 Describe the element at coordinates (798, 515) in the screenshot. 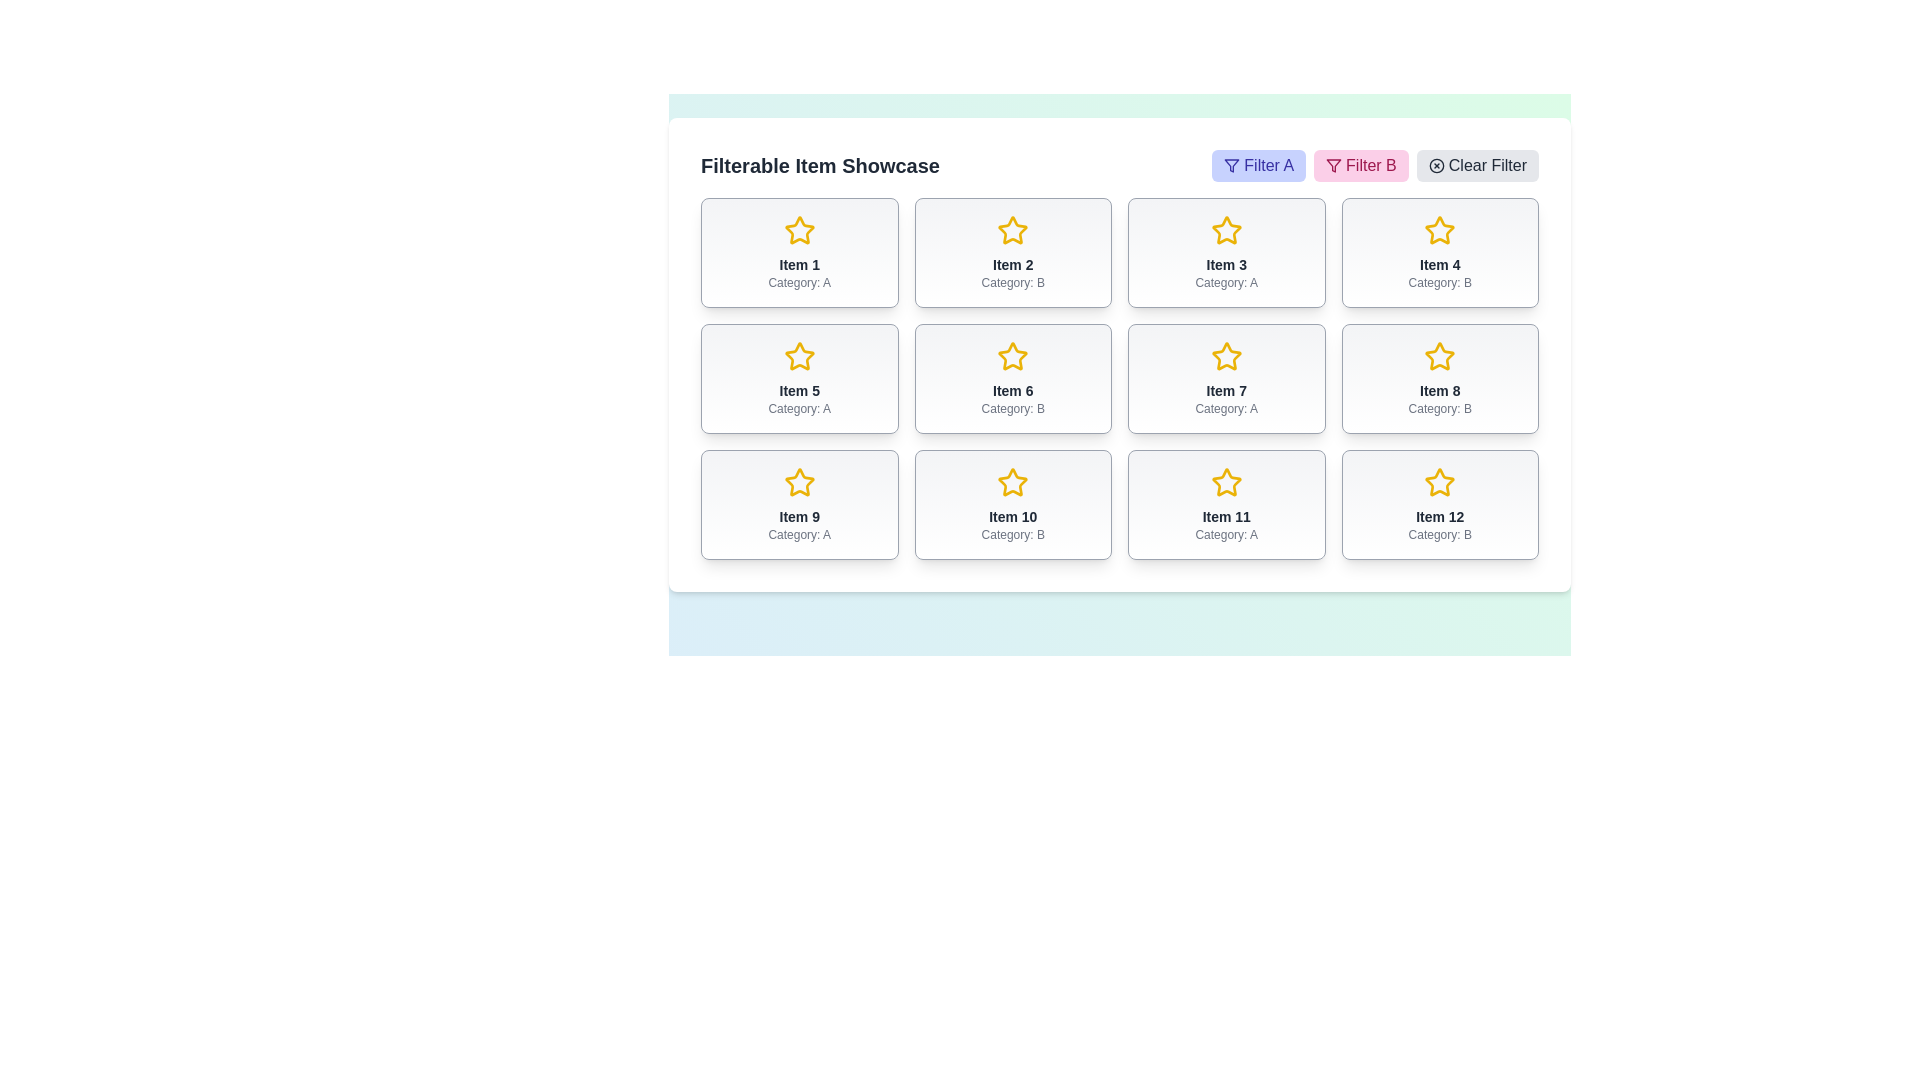

I see `text label that describes the item within the card labeled 'Item 9', which is positioned in the third row and first column of the grid layout` at that location.